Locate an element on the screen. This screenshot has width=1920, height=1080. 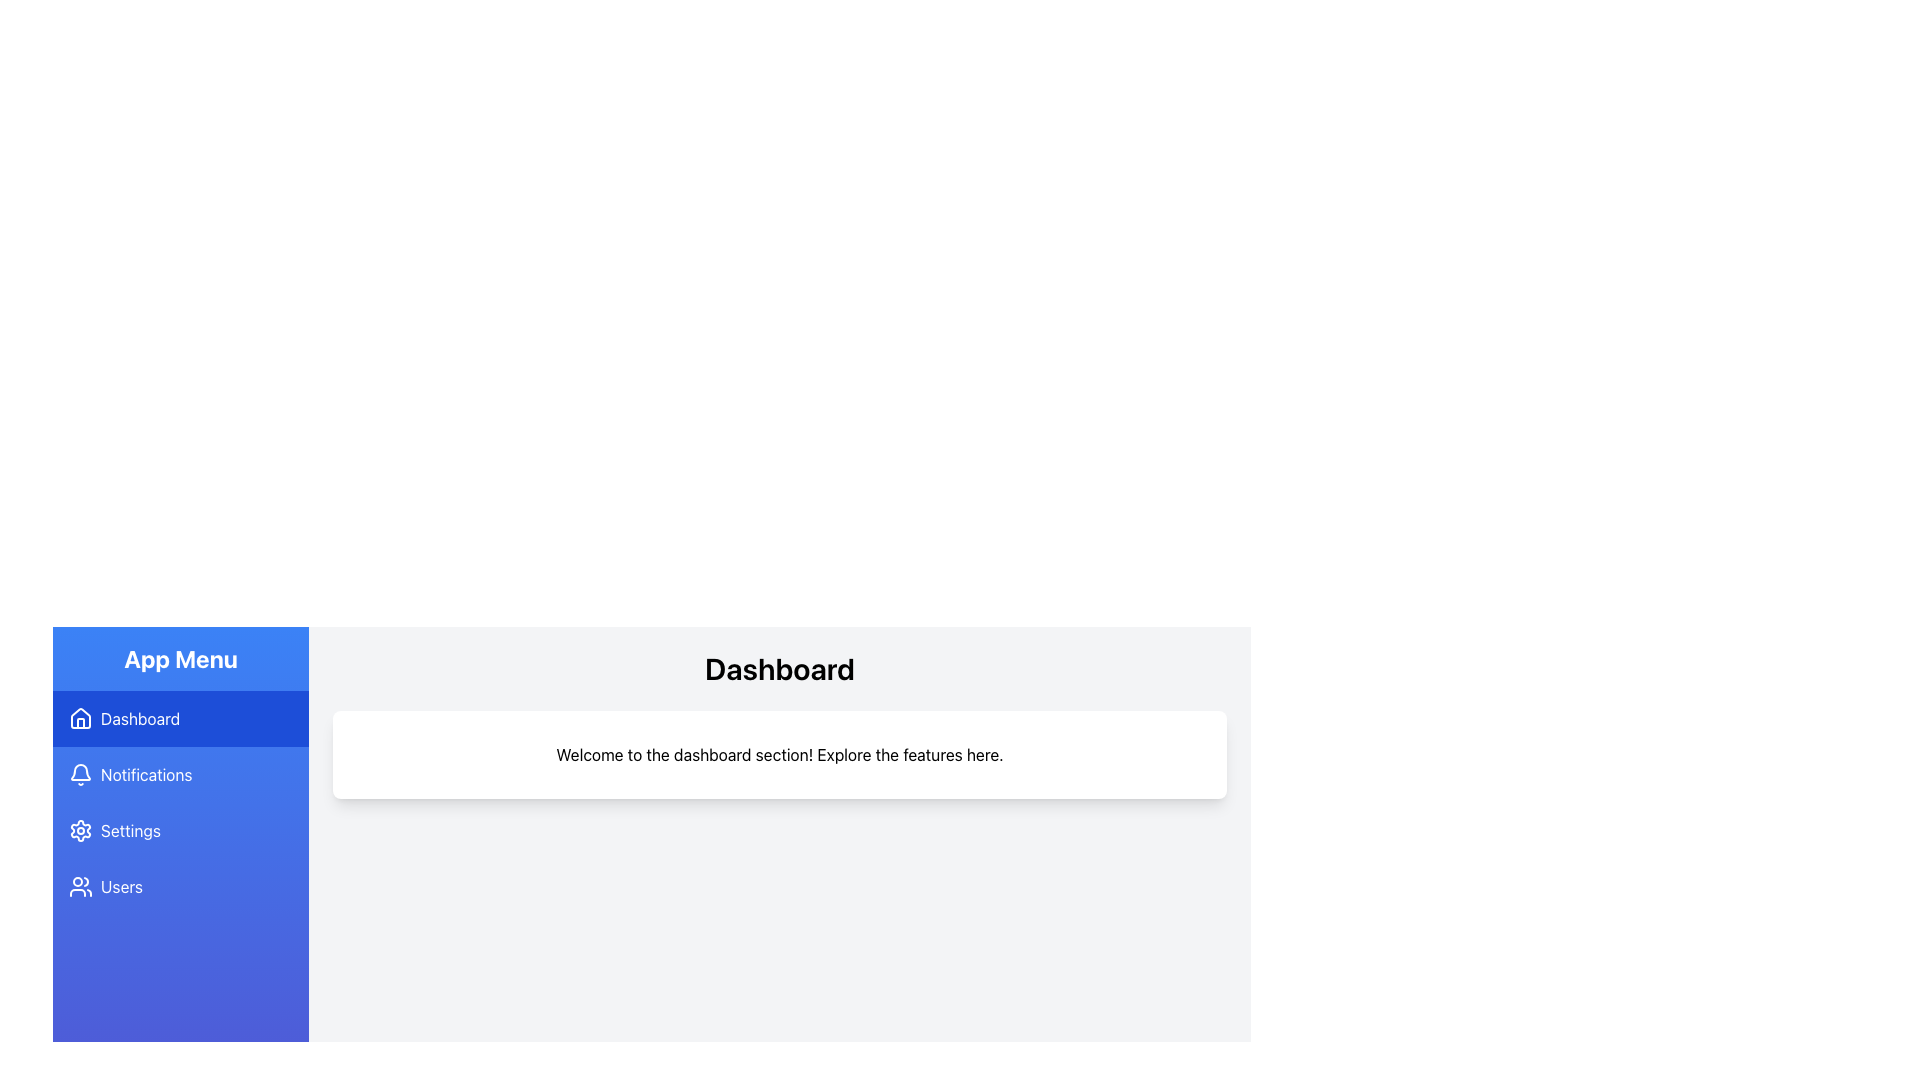
the Text Label indicating notifications, which is located in the left-hand sidebar below 'Dashboard' and above 'Settings' in the App Menu is located at coordinates (145, 774).